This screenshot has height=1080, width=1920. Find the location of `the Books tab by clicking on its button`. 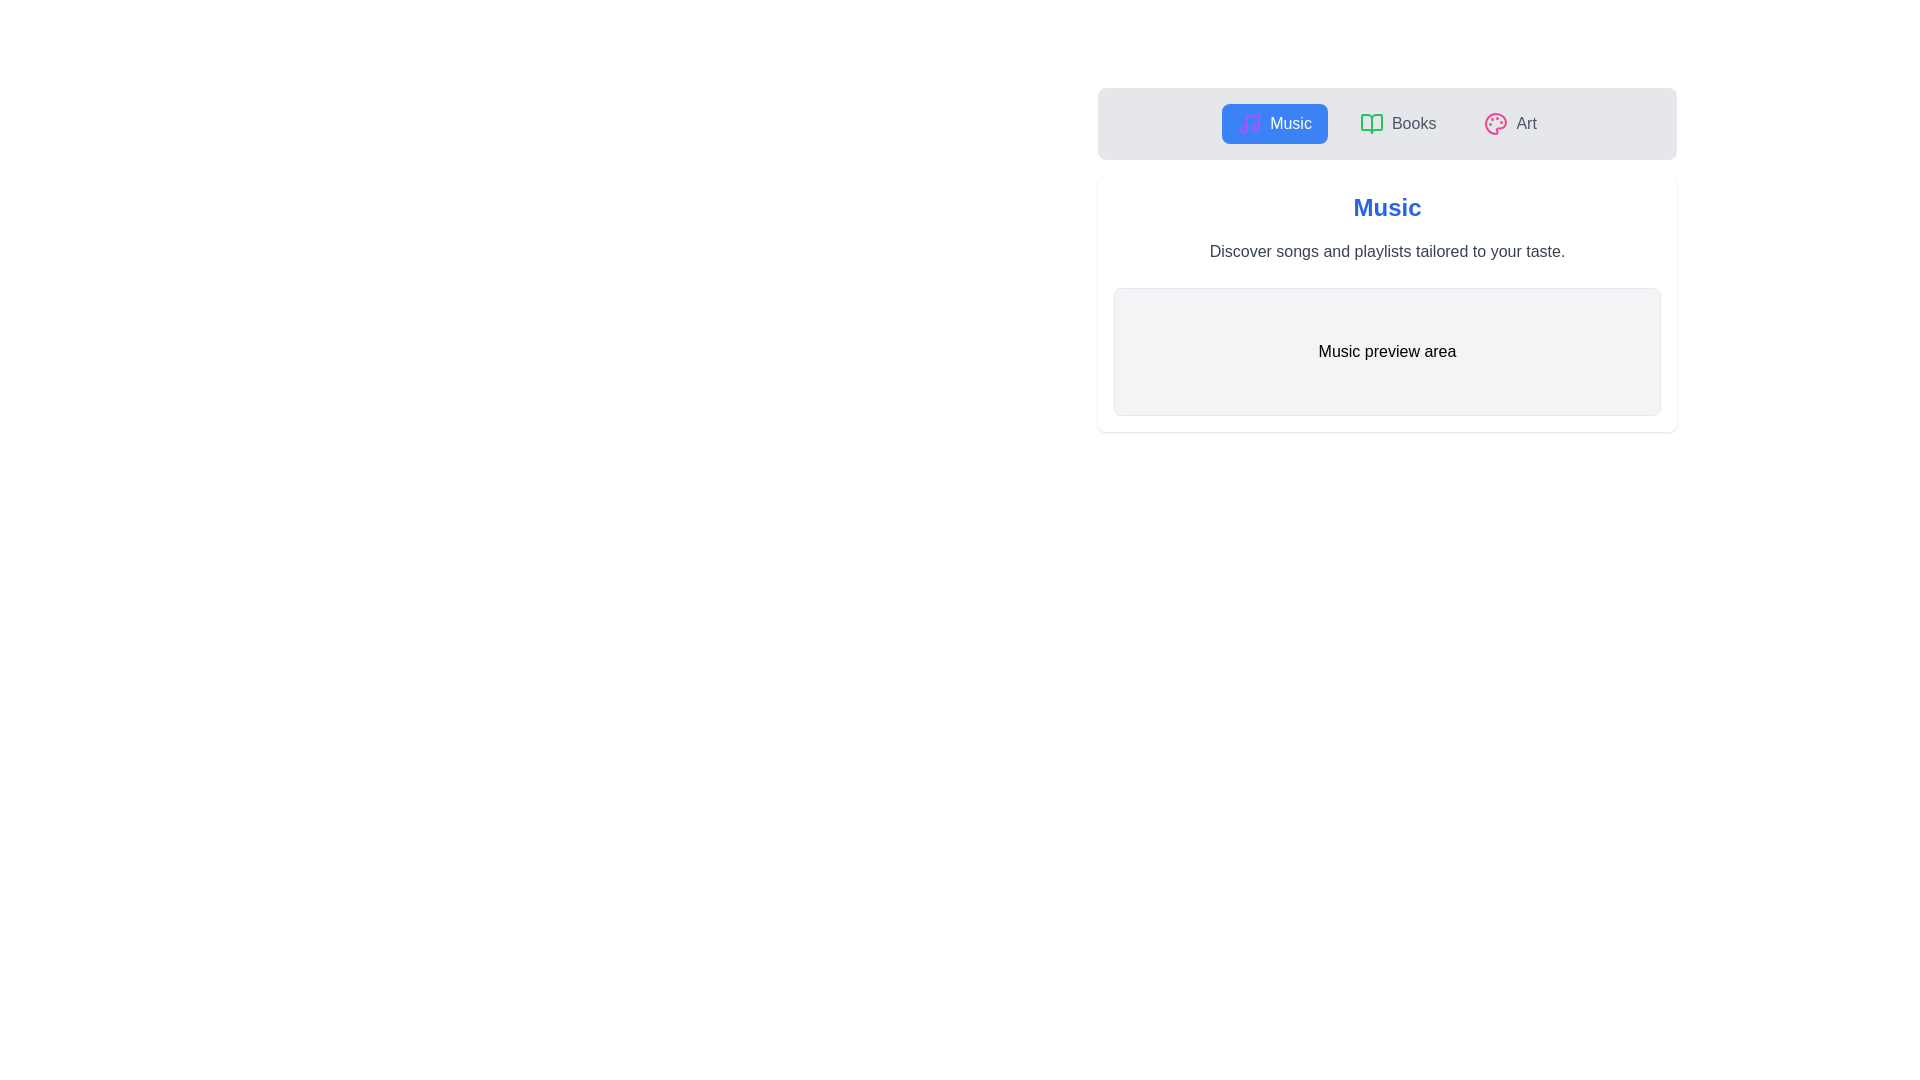

the Books tab by clicking on its button is located at coordinates (1397, 123).